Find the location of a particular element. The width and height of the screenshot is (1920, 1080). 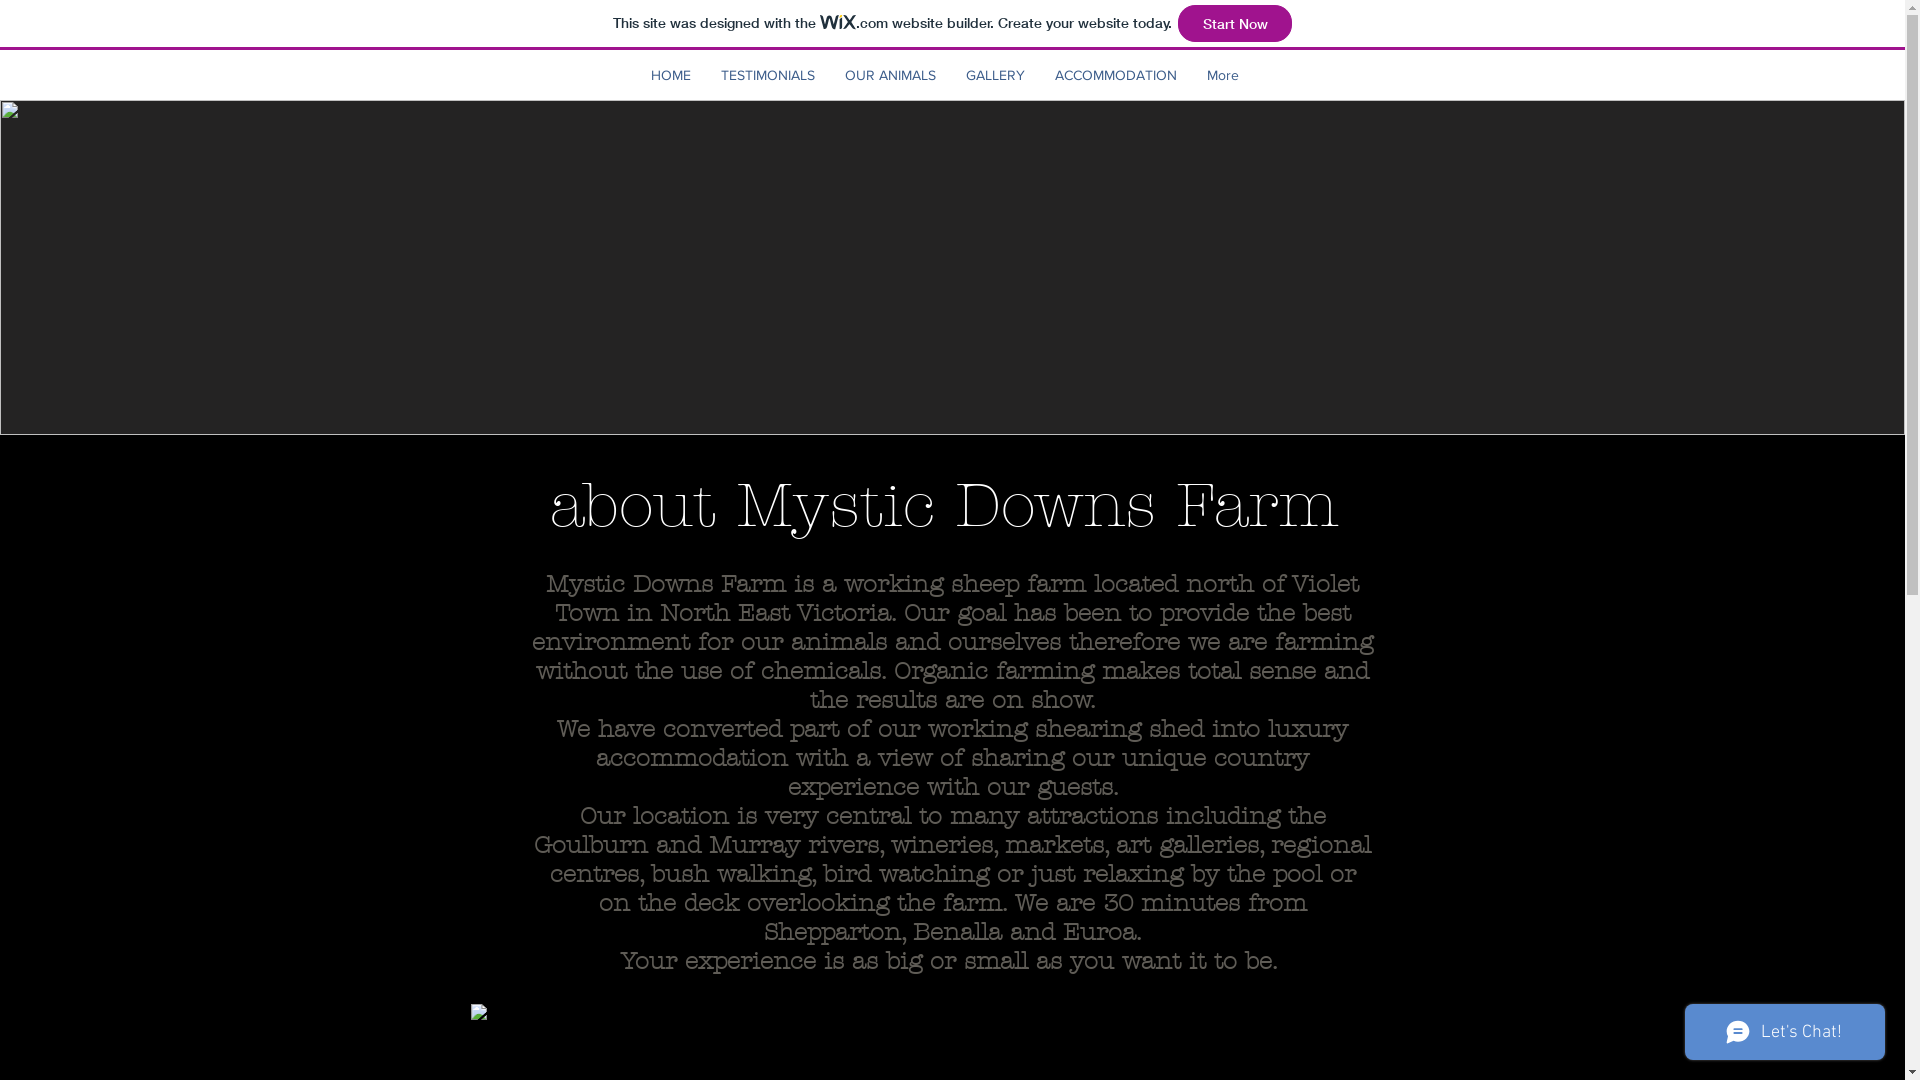

'ACCOMMODATION' is located at coordinates (1040, 73).